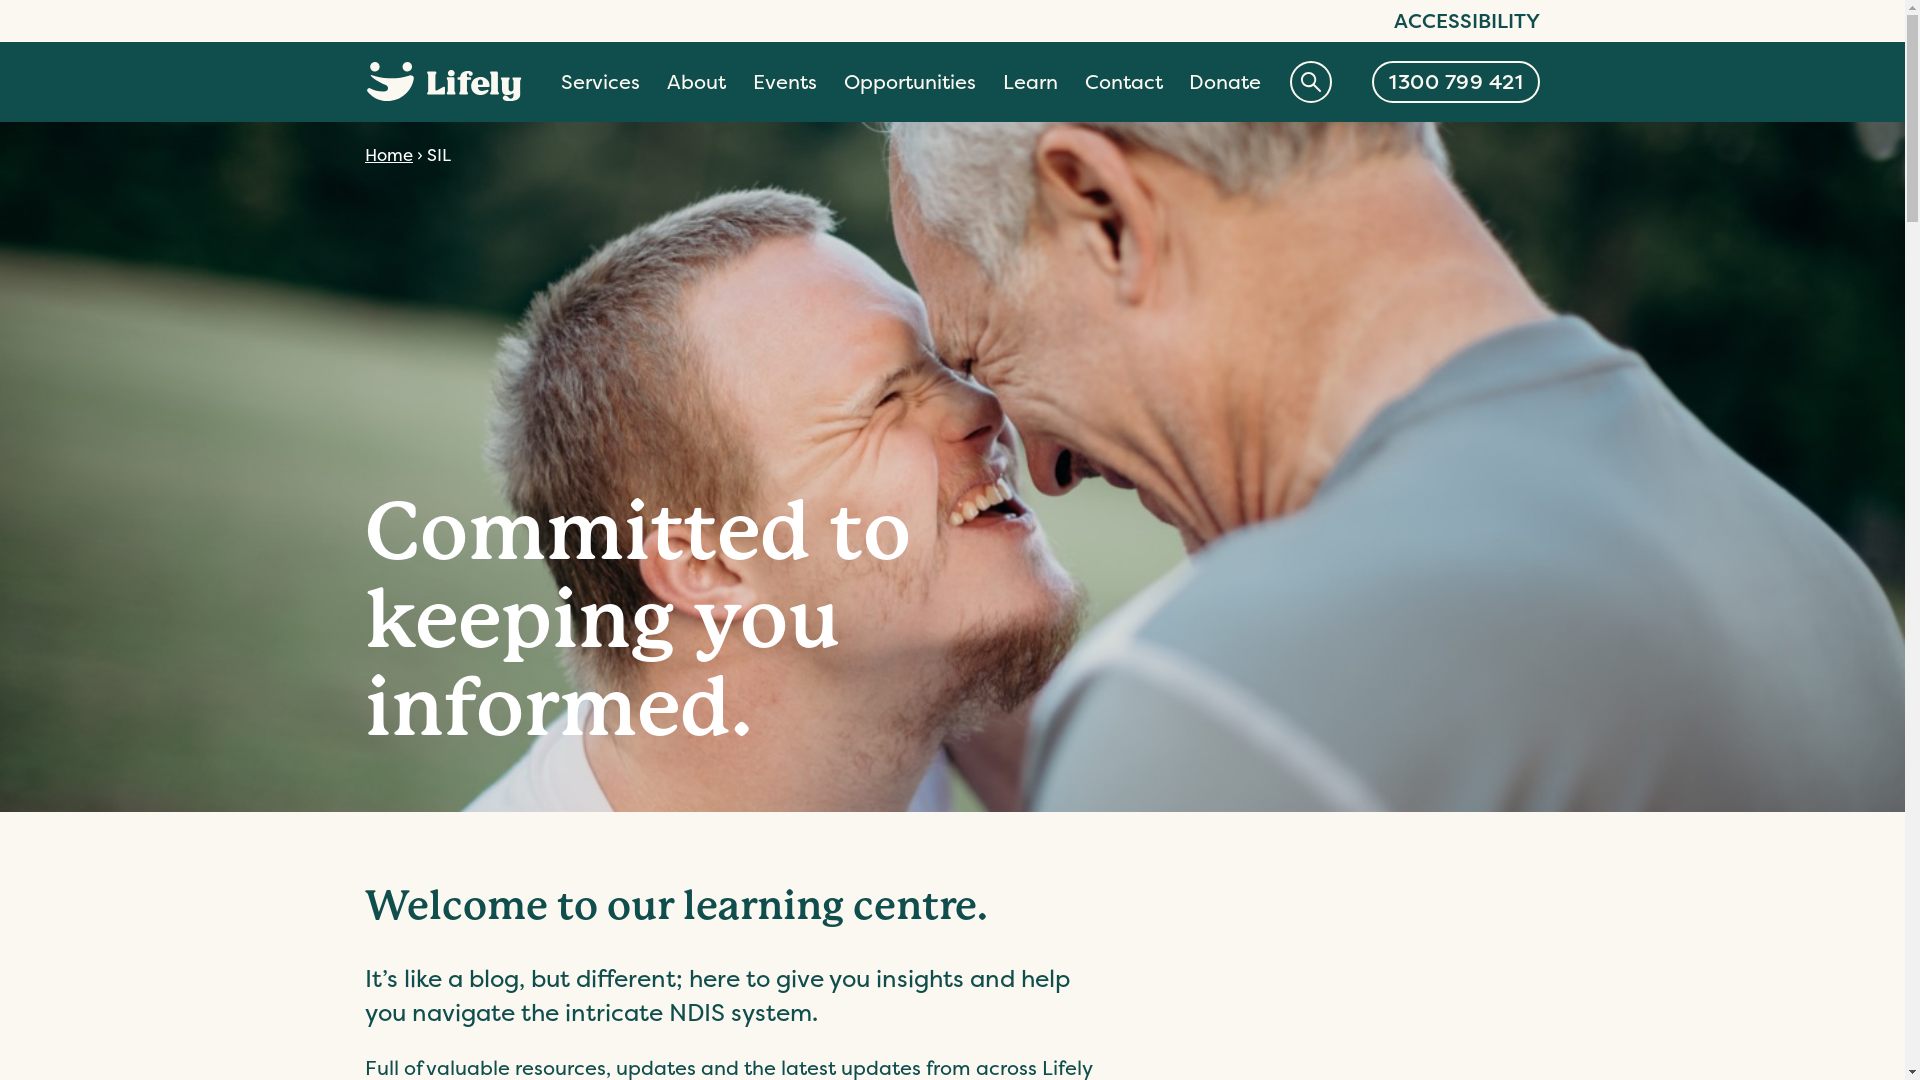 This screenshot has height=1080, width=1920. Describe the element at coordinates (1310, 80) in the screenshot. I see `'Toggle search form'` at that location.